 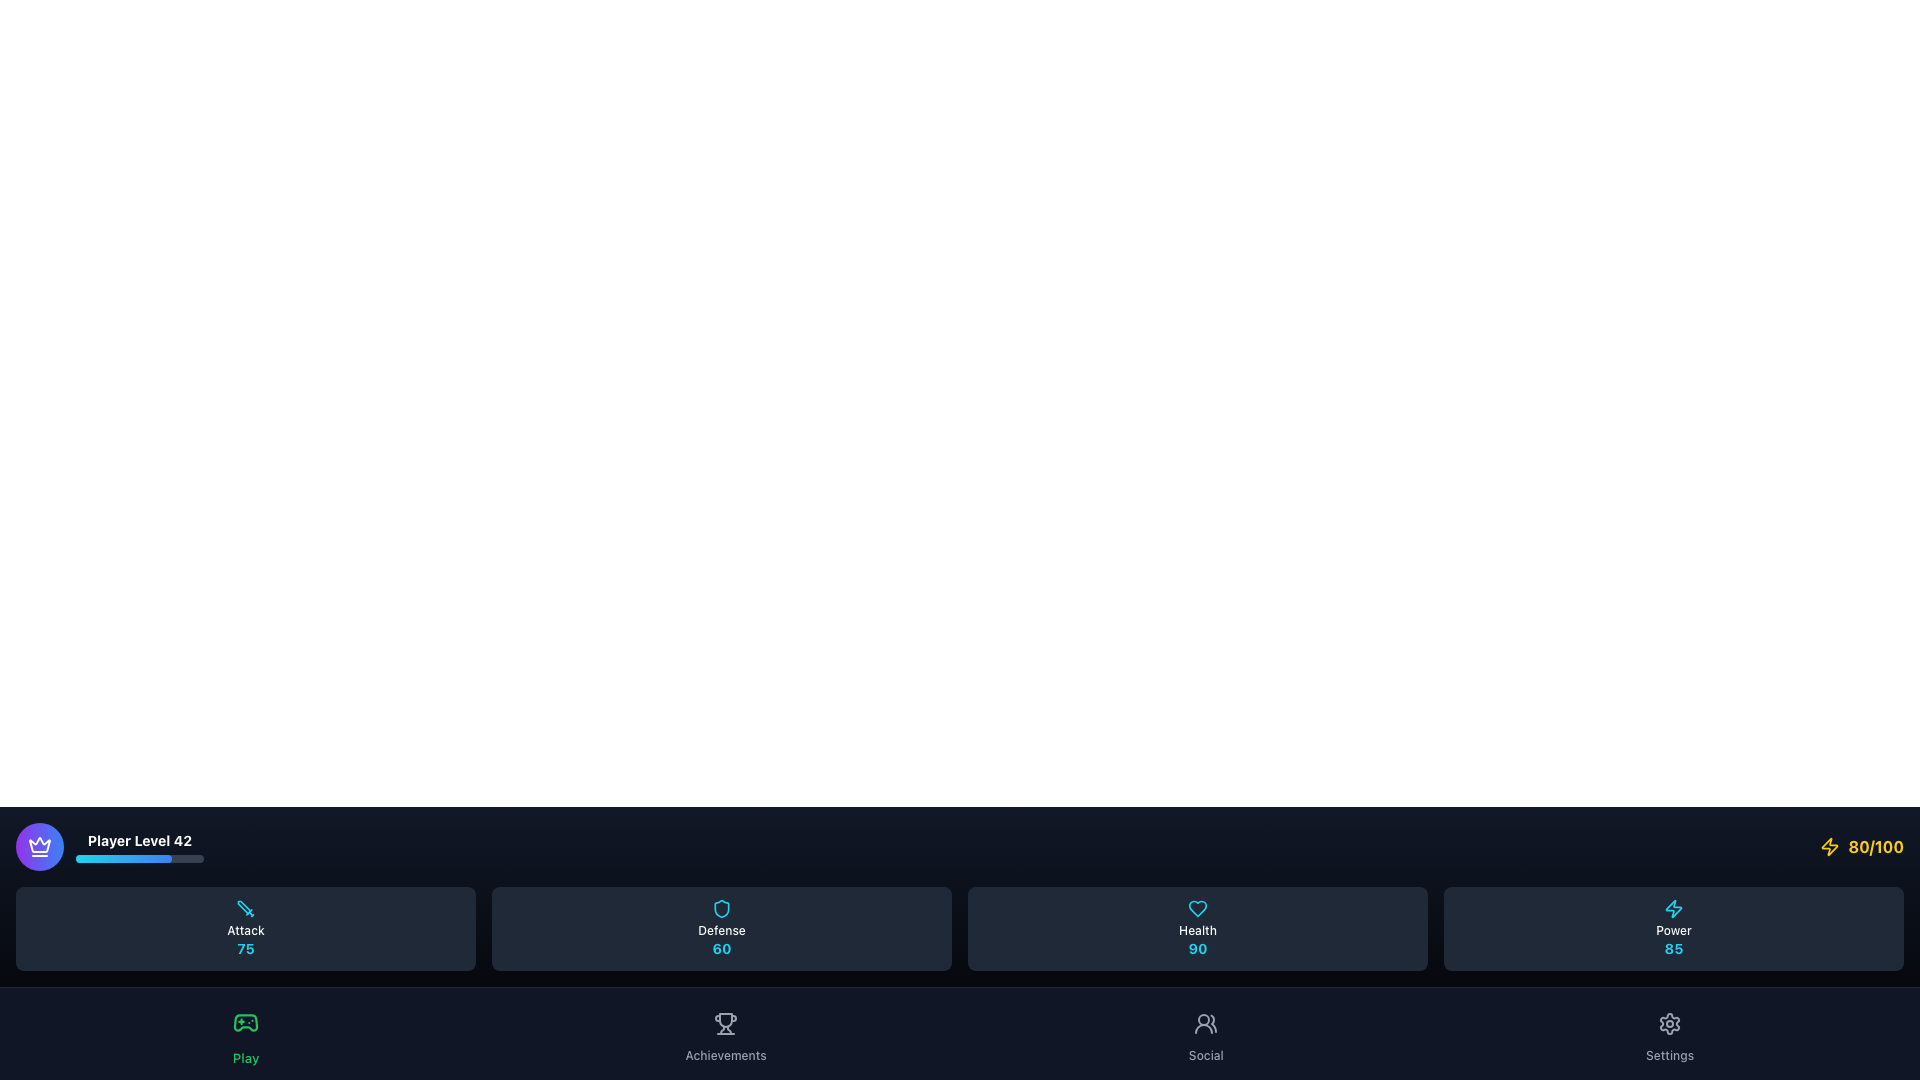 What do you see at coordinates (244, 929) in the screenshot?
I see `the Information display card, which is a dark gray rectangular card with rounded edges, containing a cyan sword icon and text below it, positioned at the bottom center of the interface` at bounding box center [244, 929].